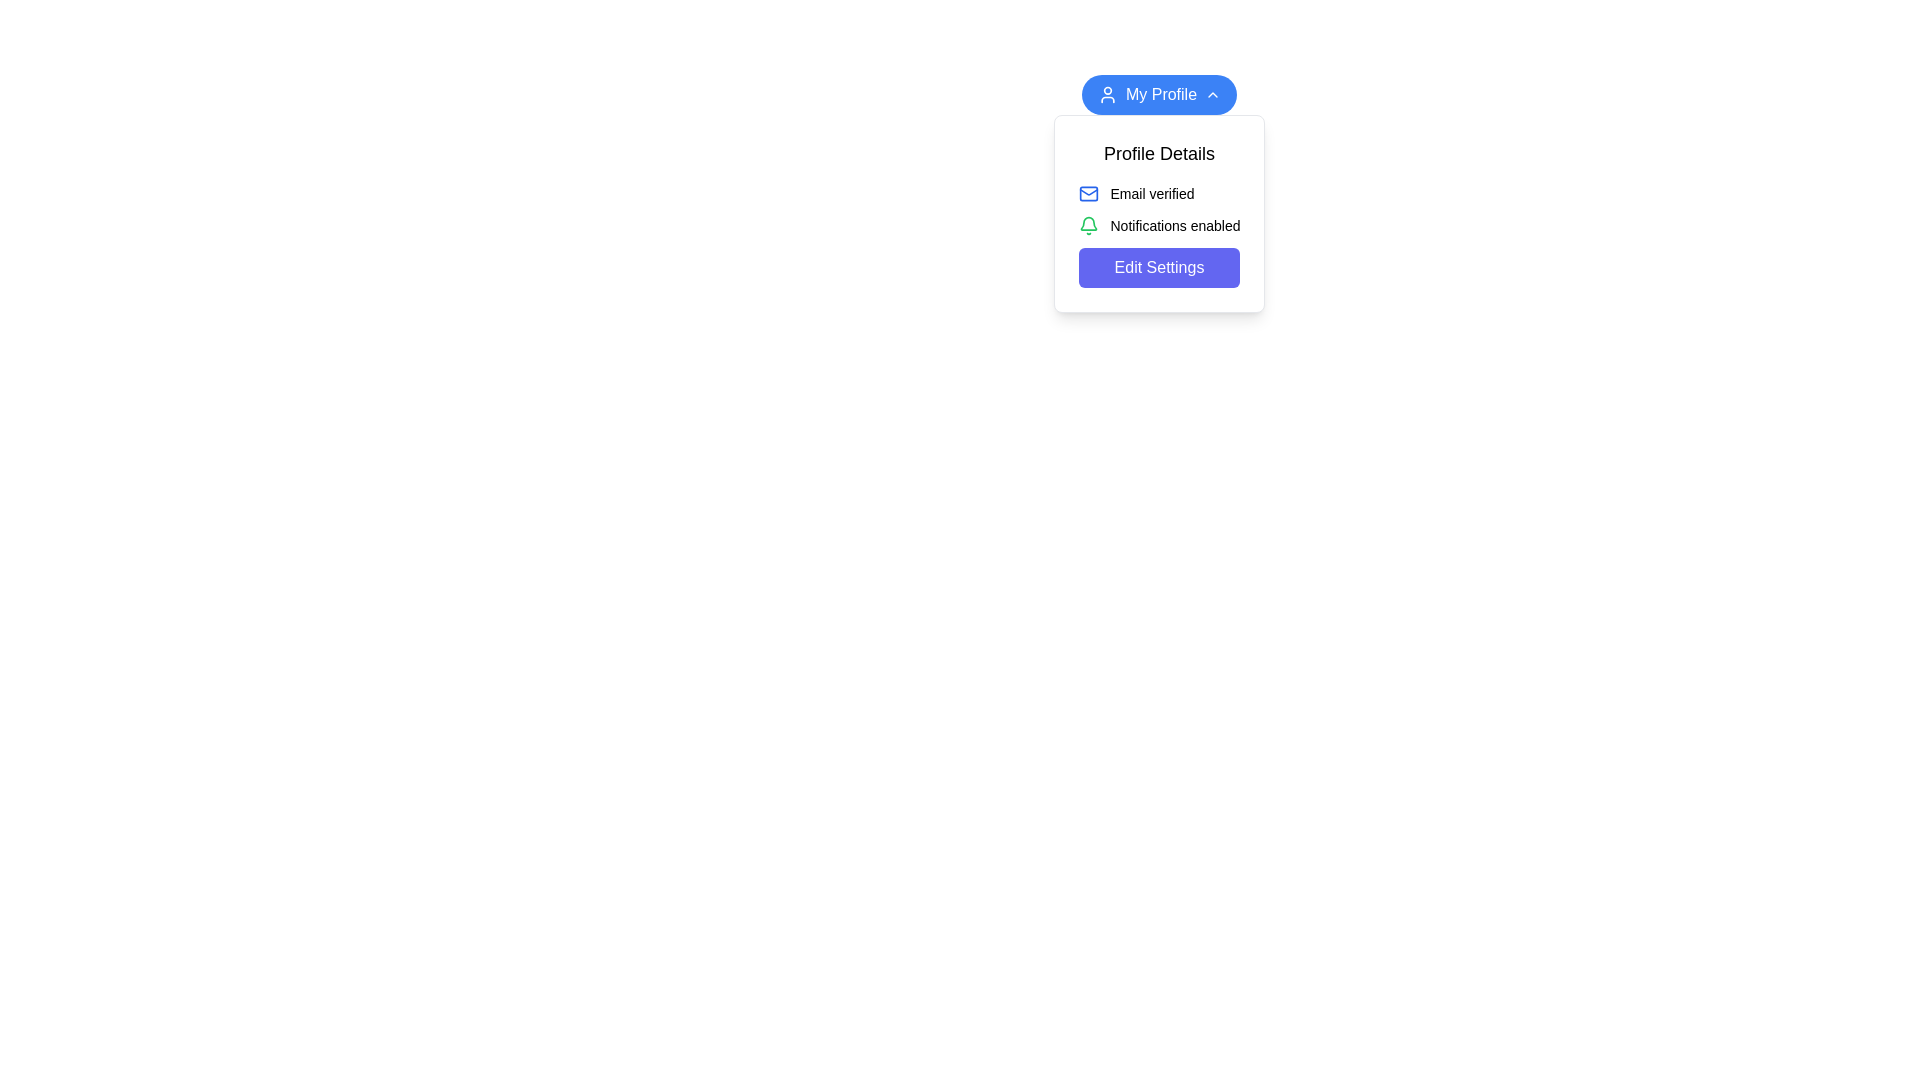 This screenshot has height=1080, width=1920. Describe the element at coordinates (1159, 213) in the screenshot. I see `the dropdown panel that provides profile details and settings, located directly below the 'My Profile' button` at that location.